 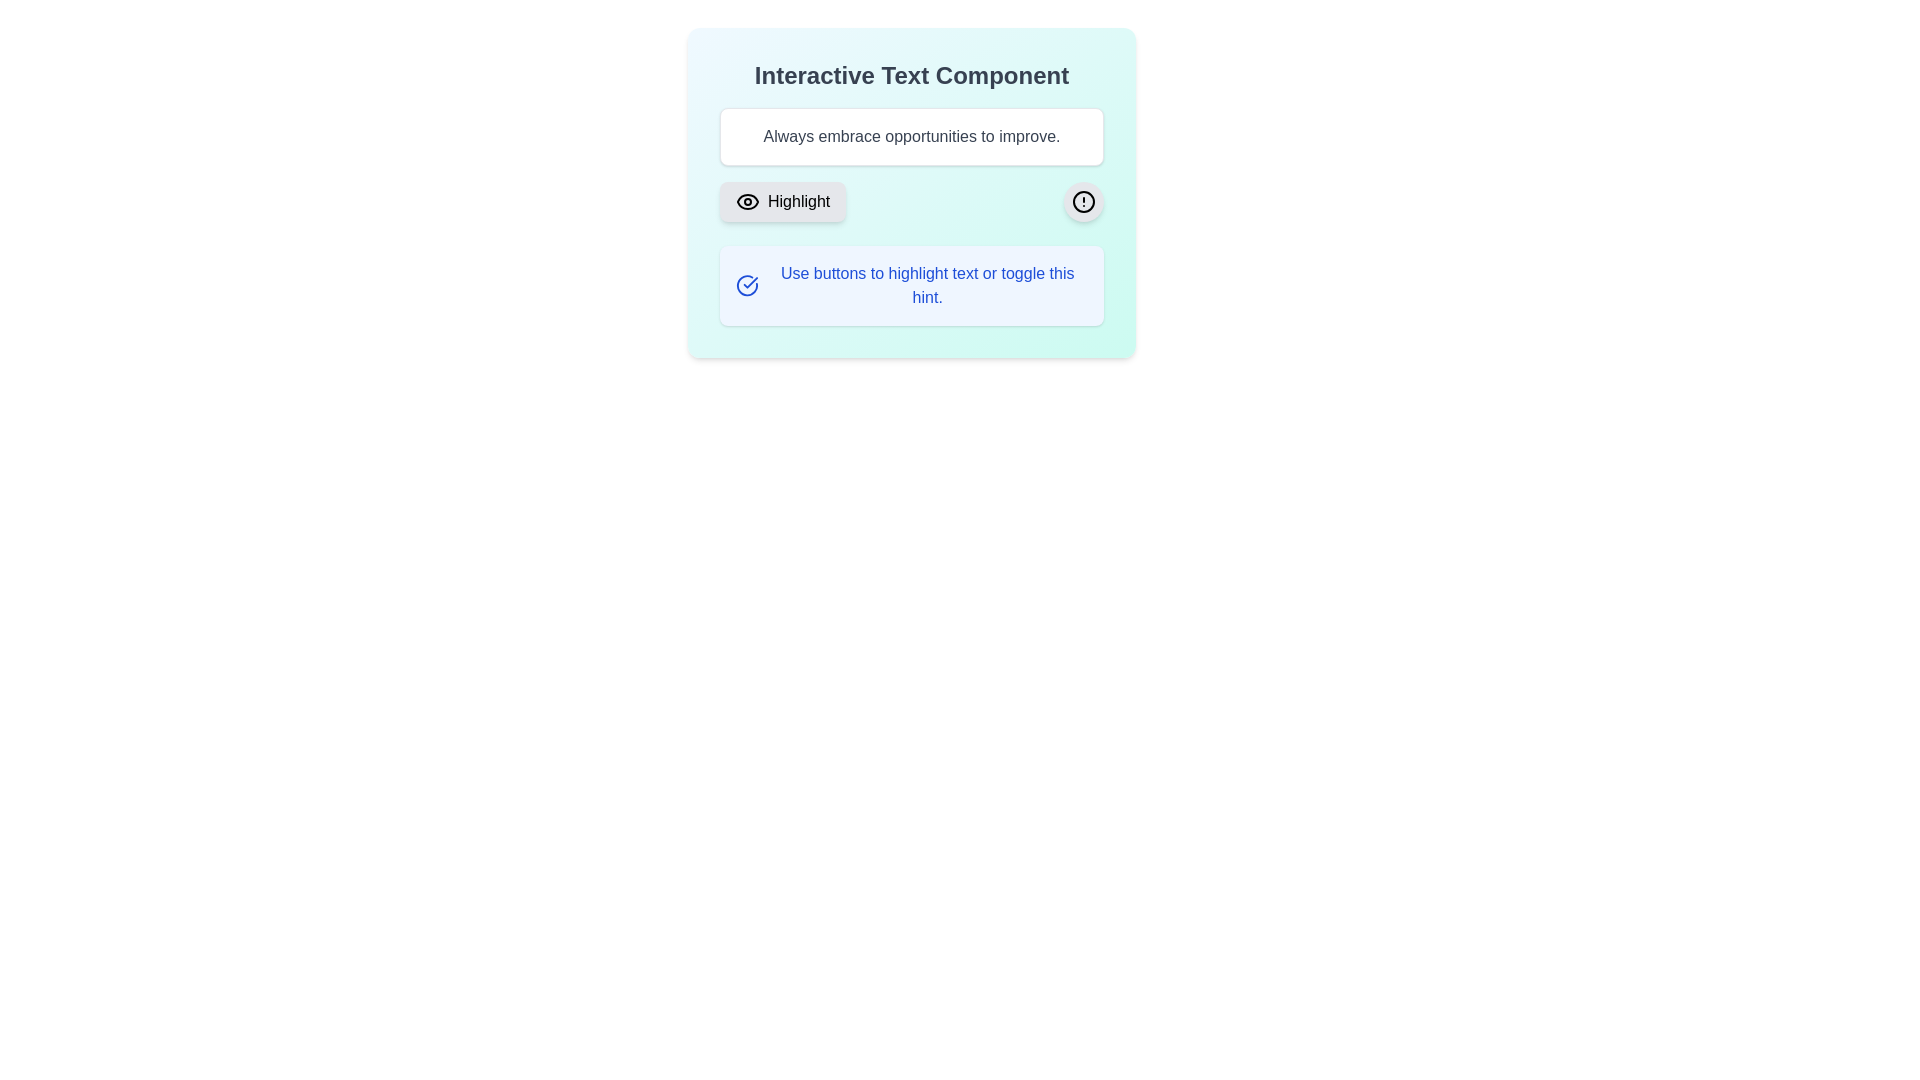 What do you see at coordinates (1083, 201) in the screenshot?
I see `the circular button with a gray background and black border that contains a black alert icon, located in the top-right corner of the 'Highlight' label button` at bounding box center [1083, 201].